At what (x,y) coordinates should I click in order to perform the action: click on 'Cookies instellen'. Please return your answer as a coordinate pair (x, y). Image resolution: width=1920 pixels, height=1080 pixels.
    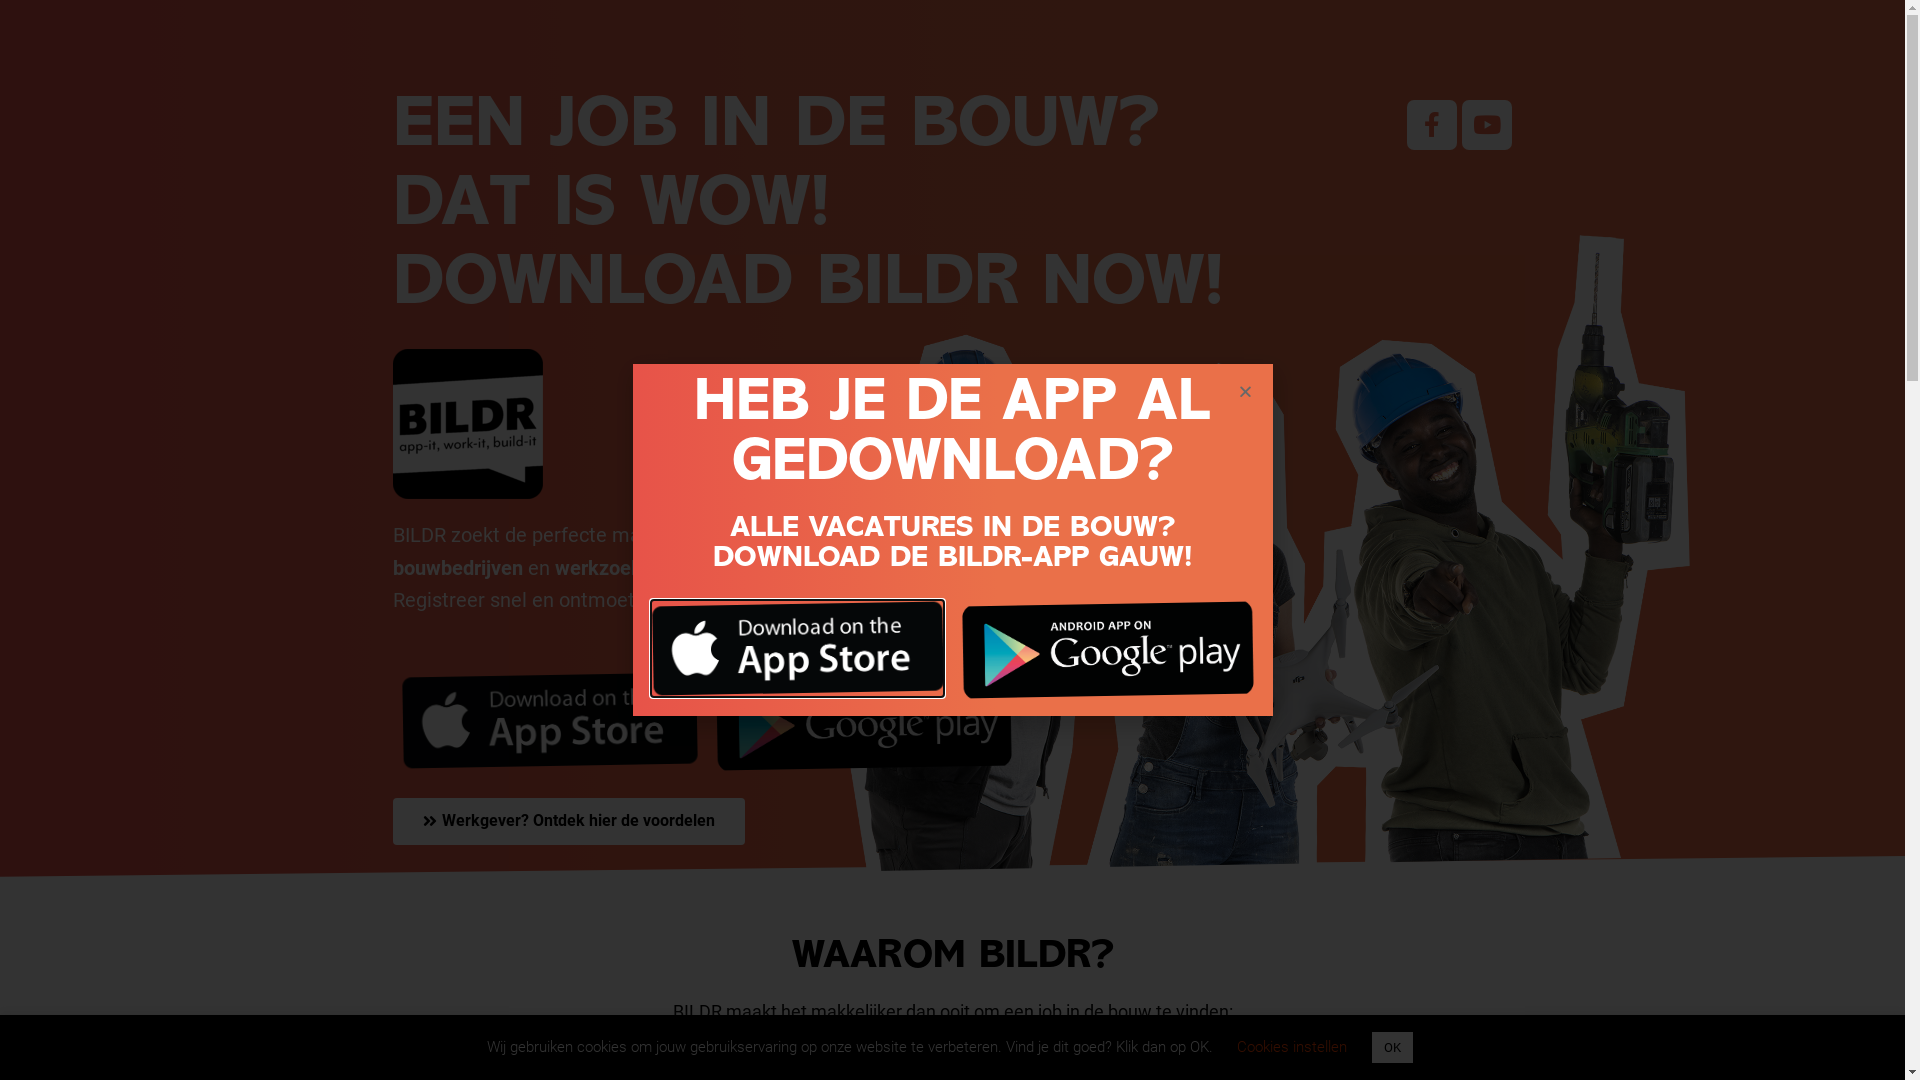
    Looking at the image, I should click on (1236, 1045).